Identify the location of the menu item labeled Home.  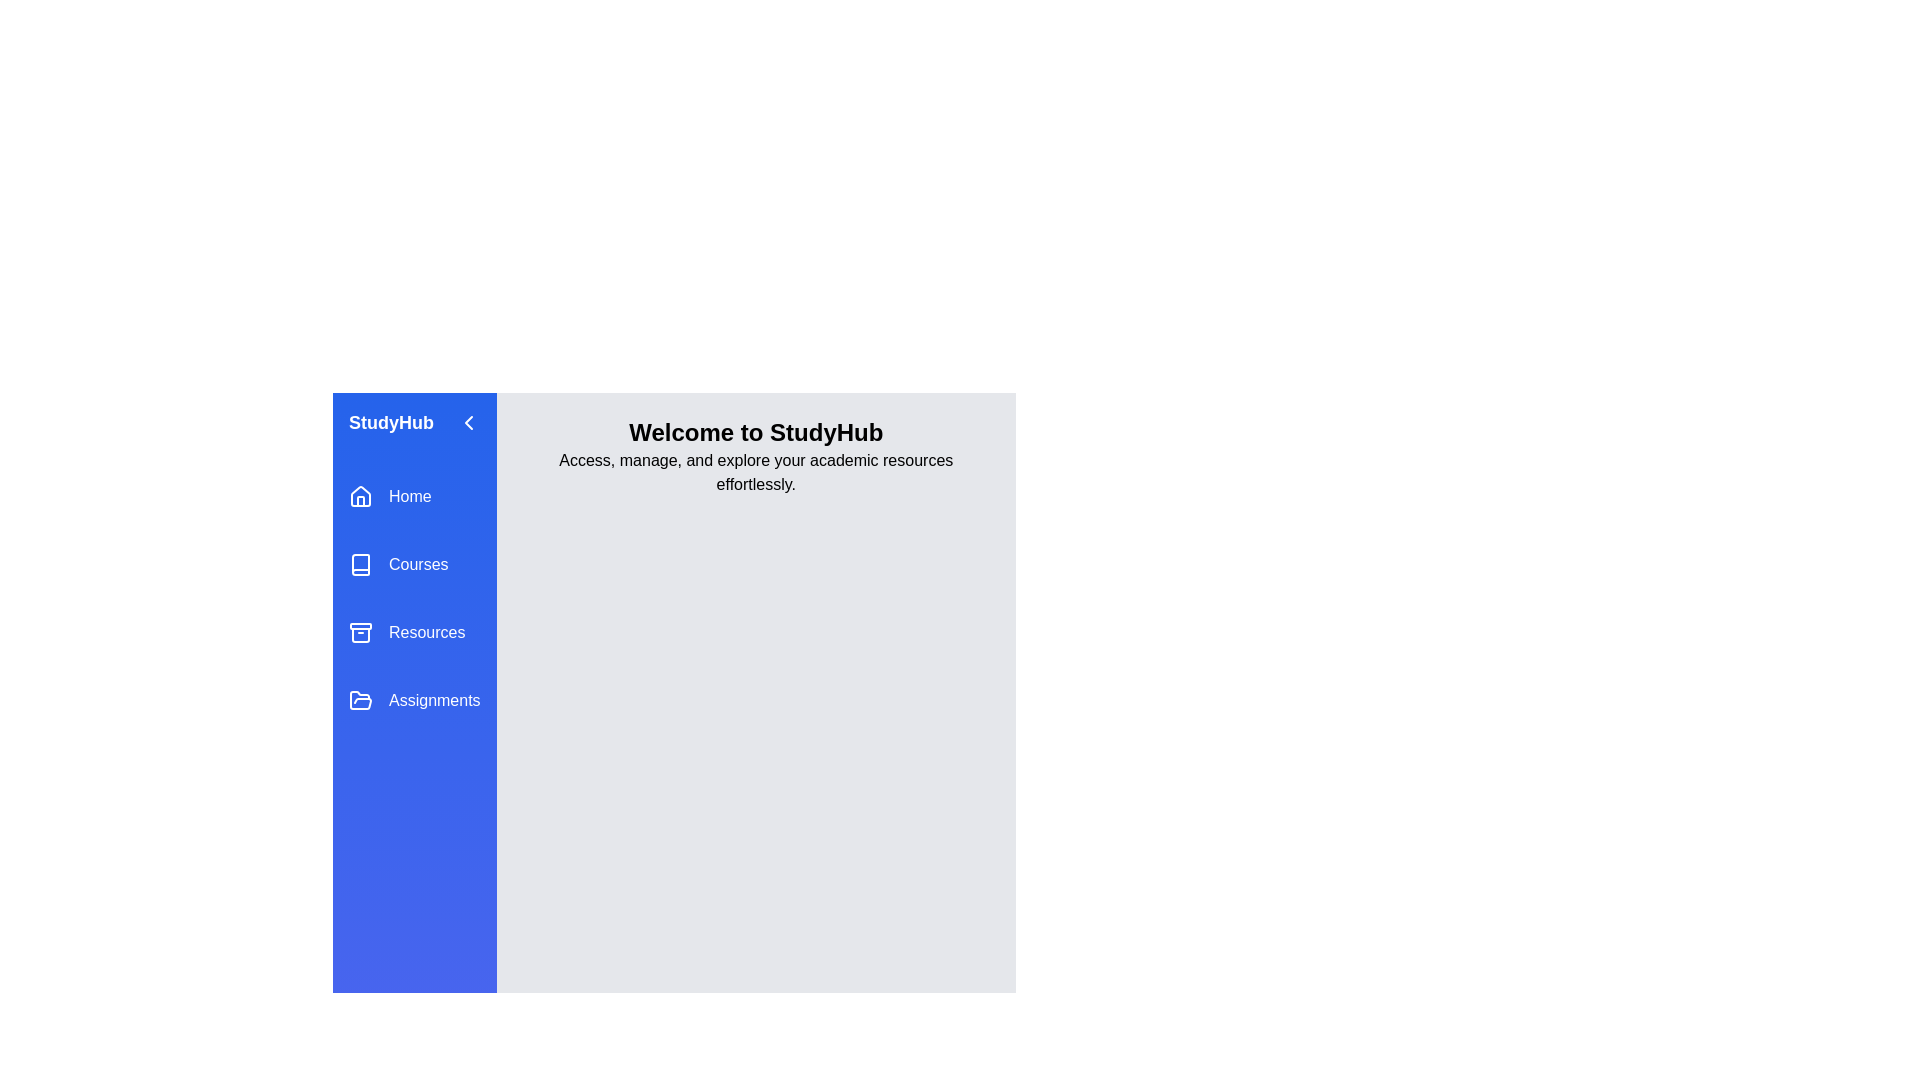
(413, 496).